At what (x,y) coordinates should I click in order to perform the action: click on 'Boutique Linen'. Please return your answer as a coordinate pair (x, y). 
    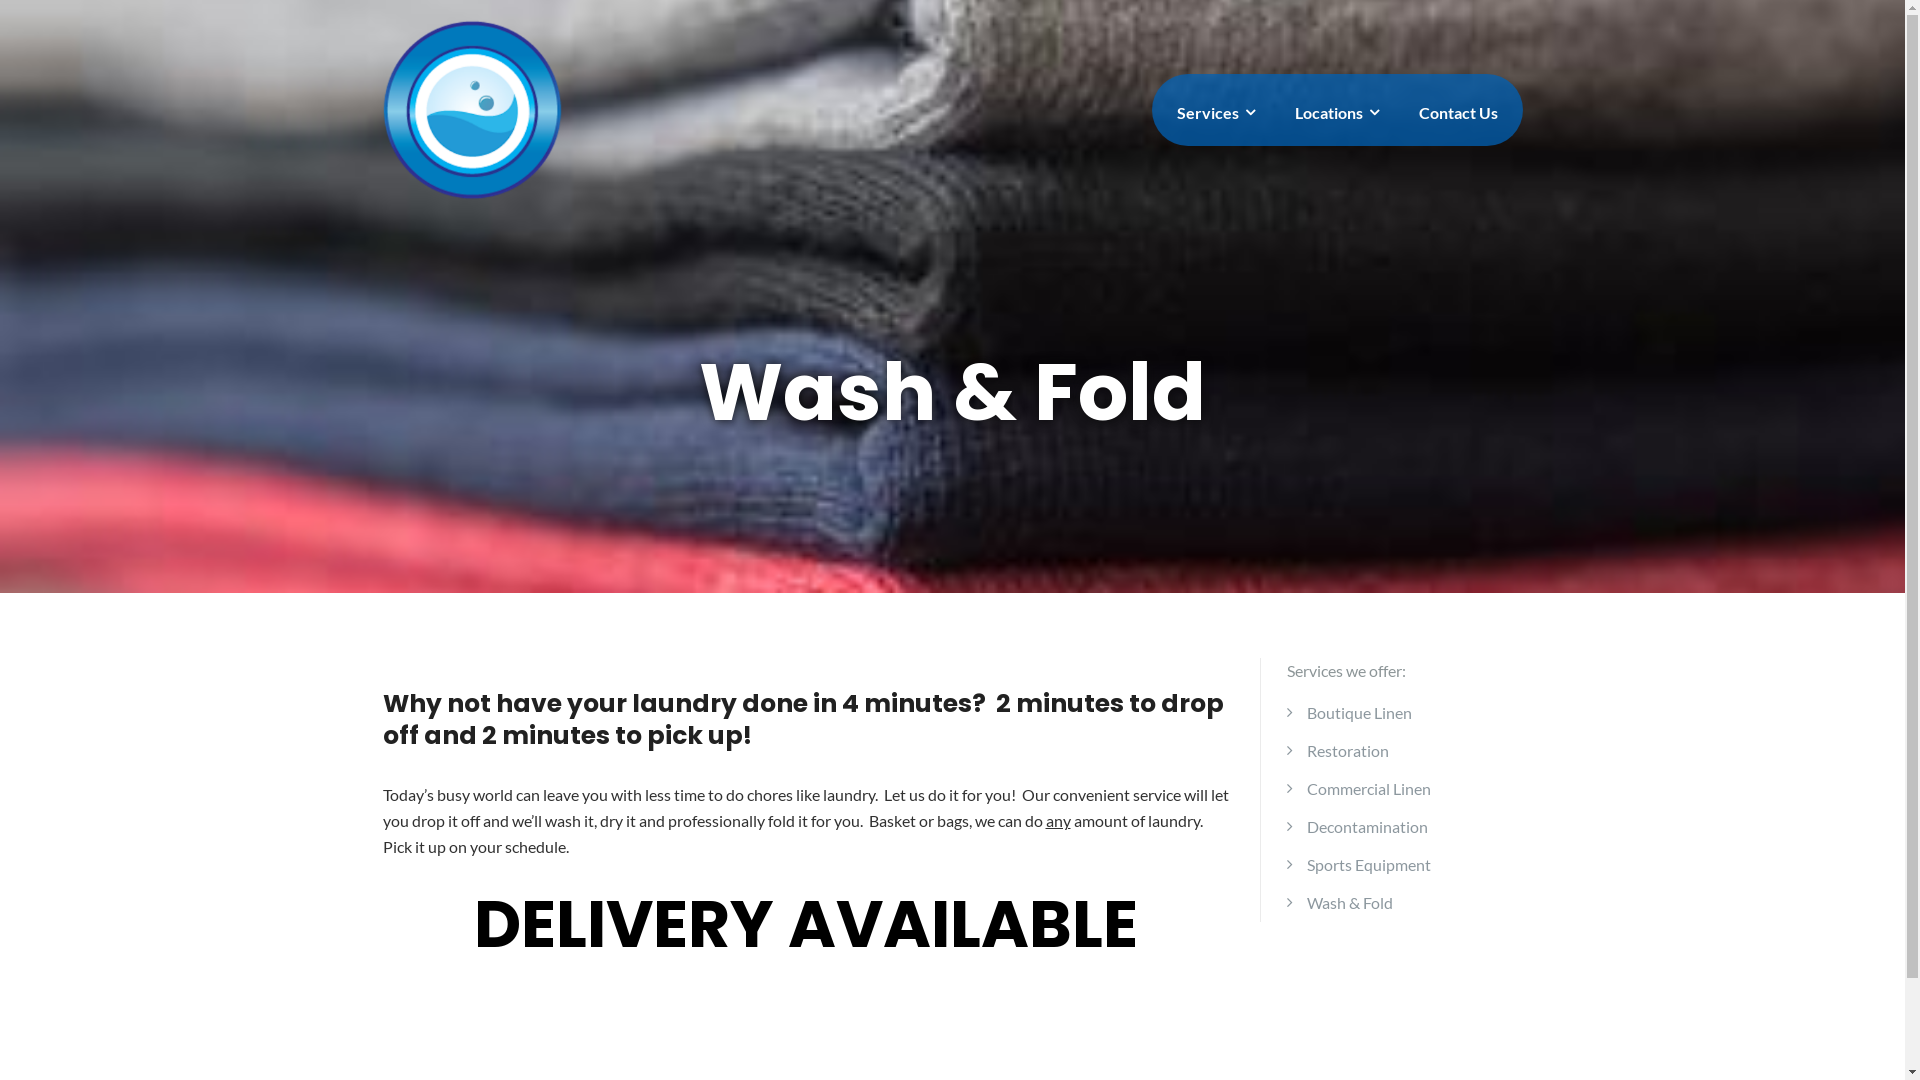
    Looking at the image, I should click on (1359, 711).